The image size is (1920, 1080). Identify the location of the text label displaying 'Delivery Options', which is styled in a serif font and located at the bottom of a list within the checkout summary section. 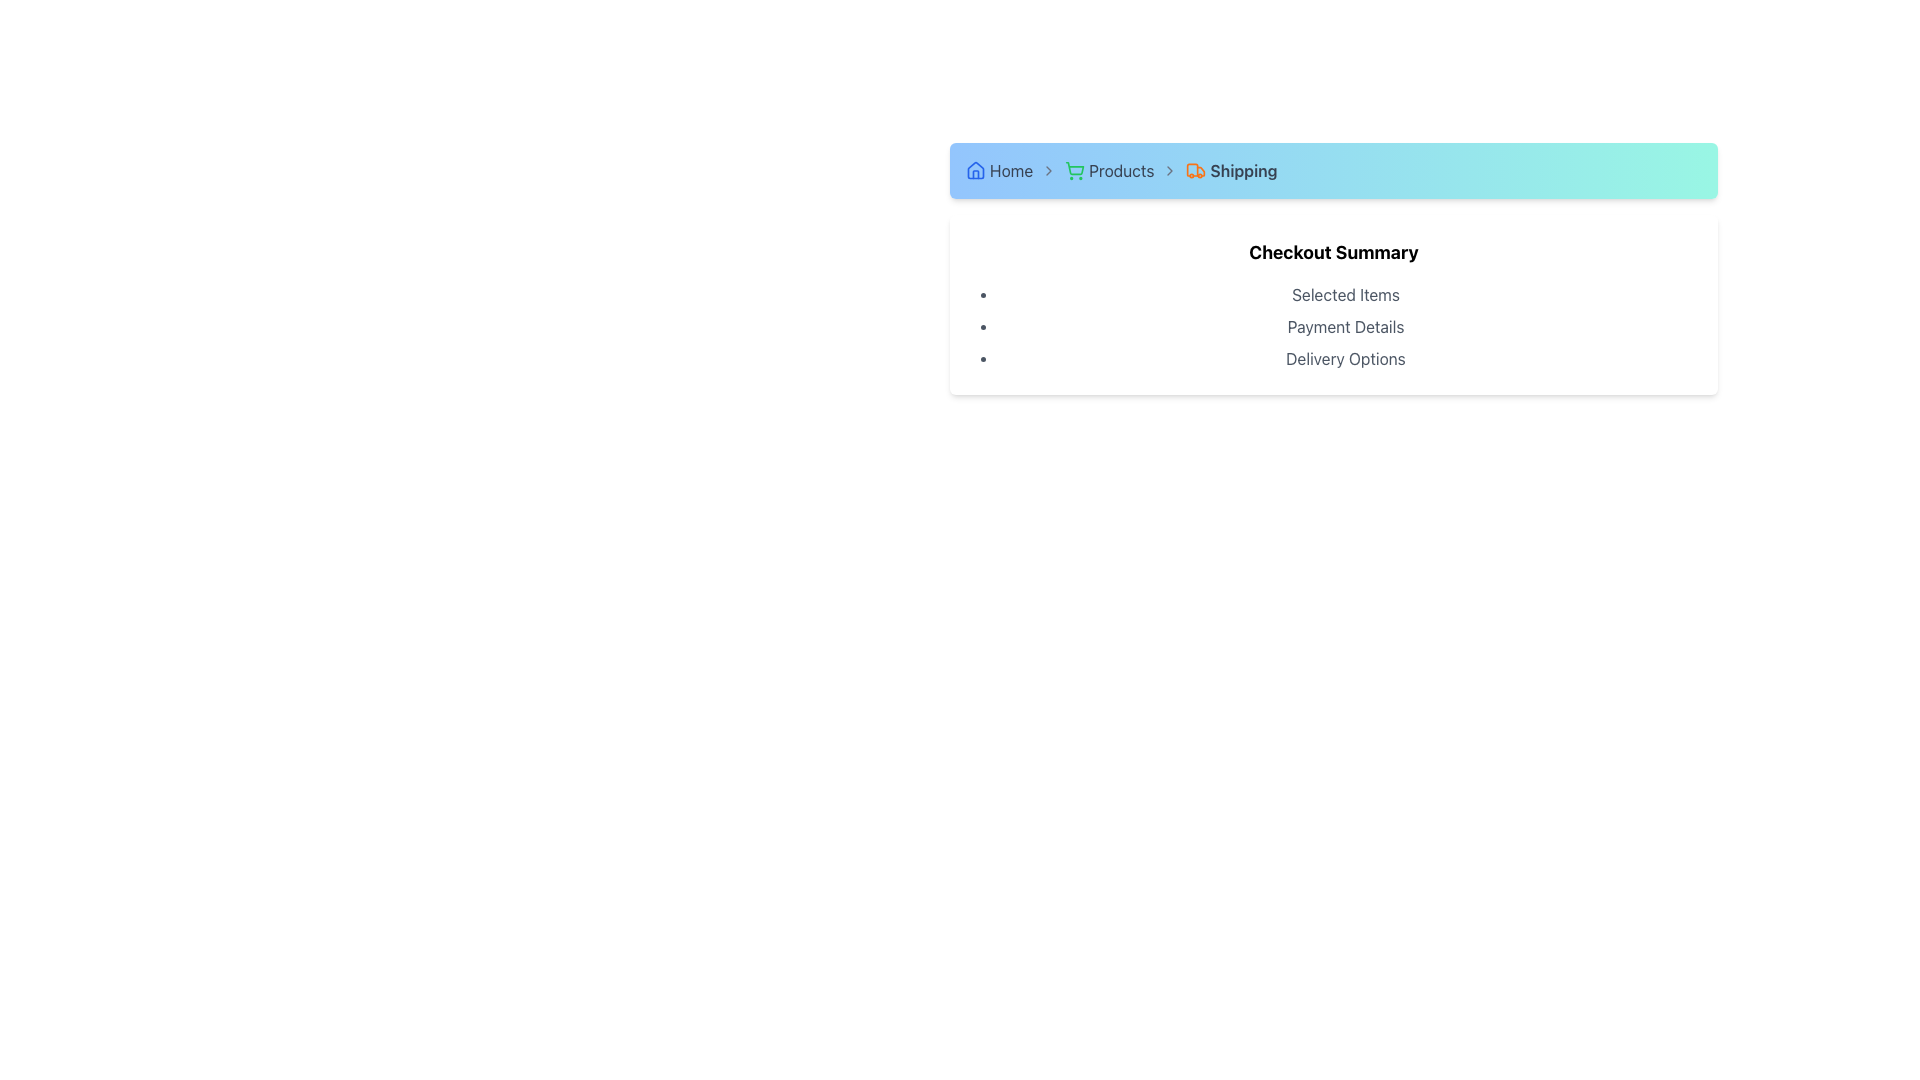
(1345, 357).